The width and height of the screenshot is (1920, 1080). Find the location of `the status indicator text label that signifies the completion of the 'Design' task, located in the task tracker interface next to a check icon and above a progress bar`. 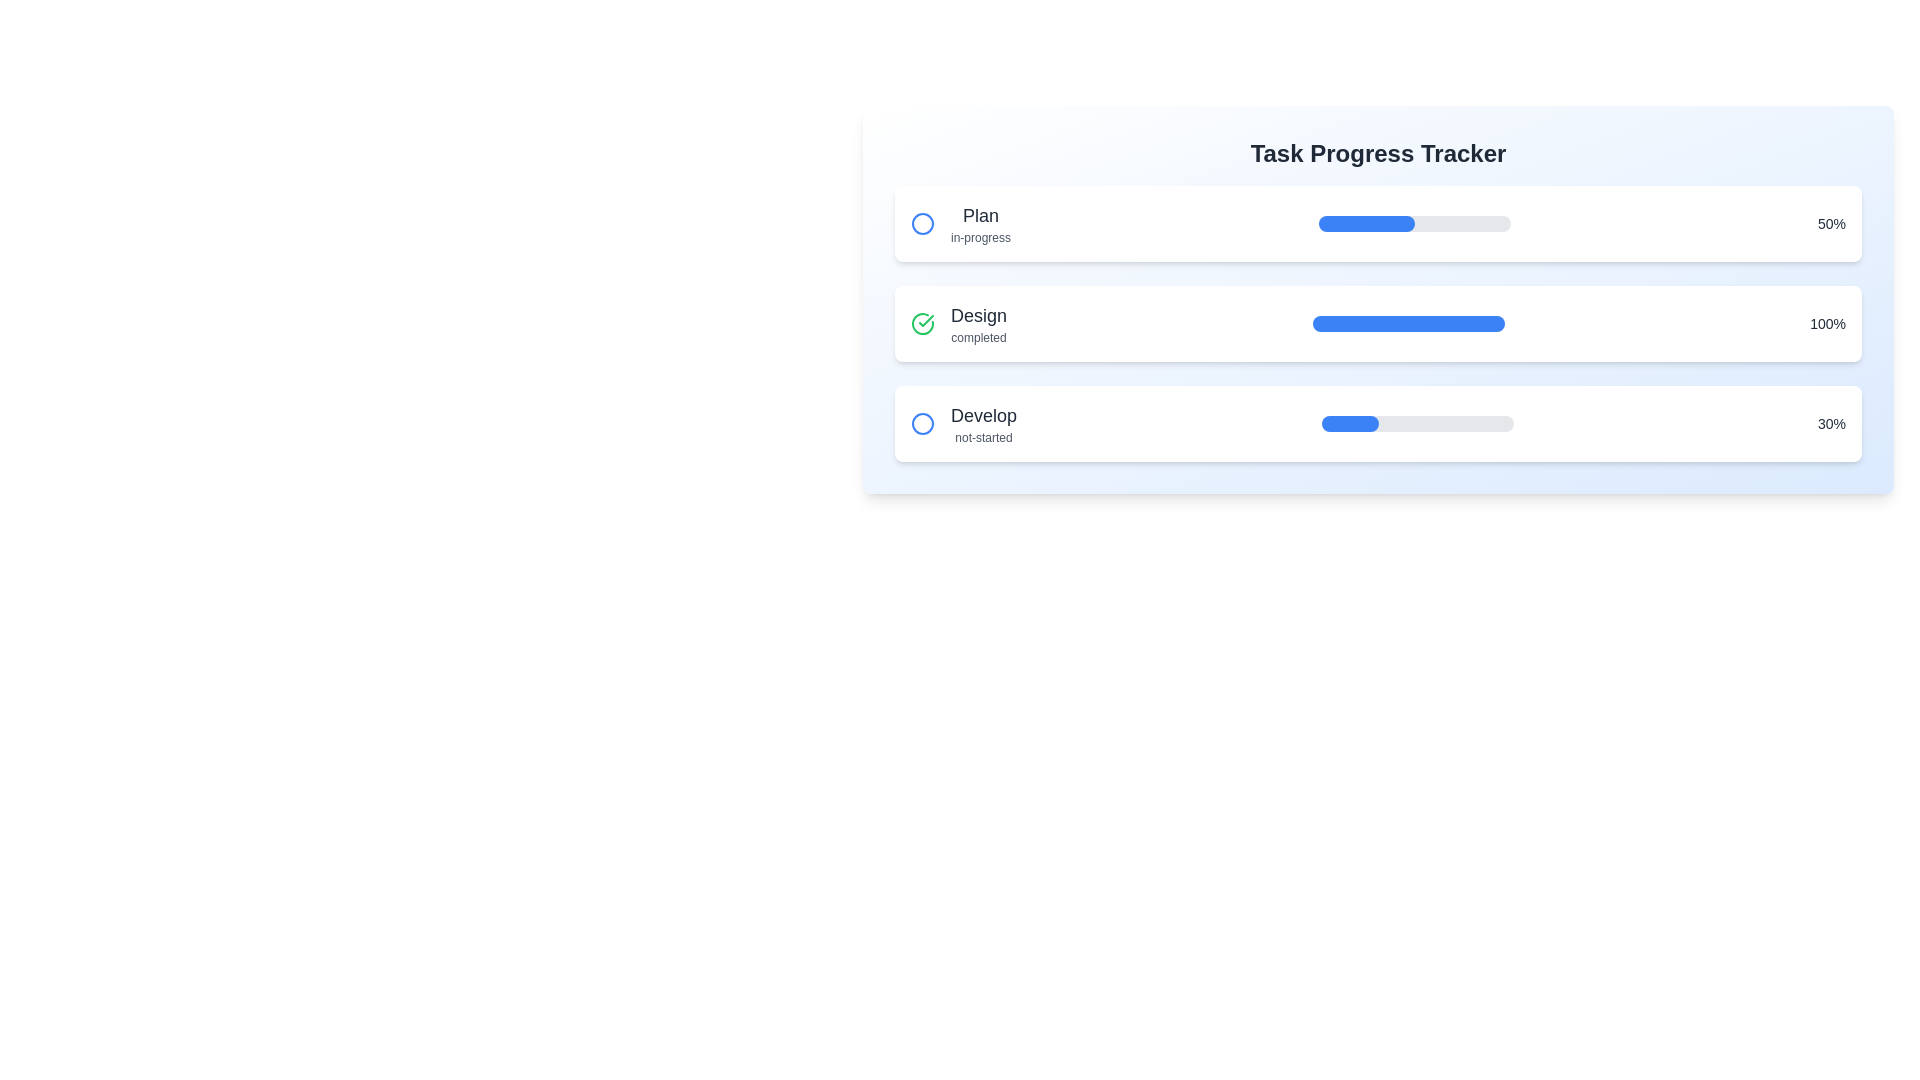

the status indicator text label that signifies the completion of the 'Design' task, located in the task tracker interface next to a check icon and above a progress bar is located at coordinates (979, 337).